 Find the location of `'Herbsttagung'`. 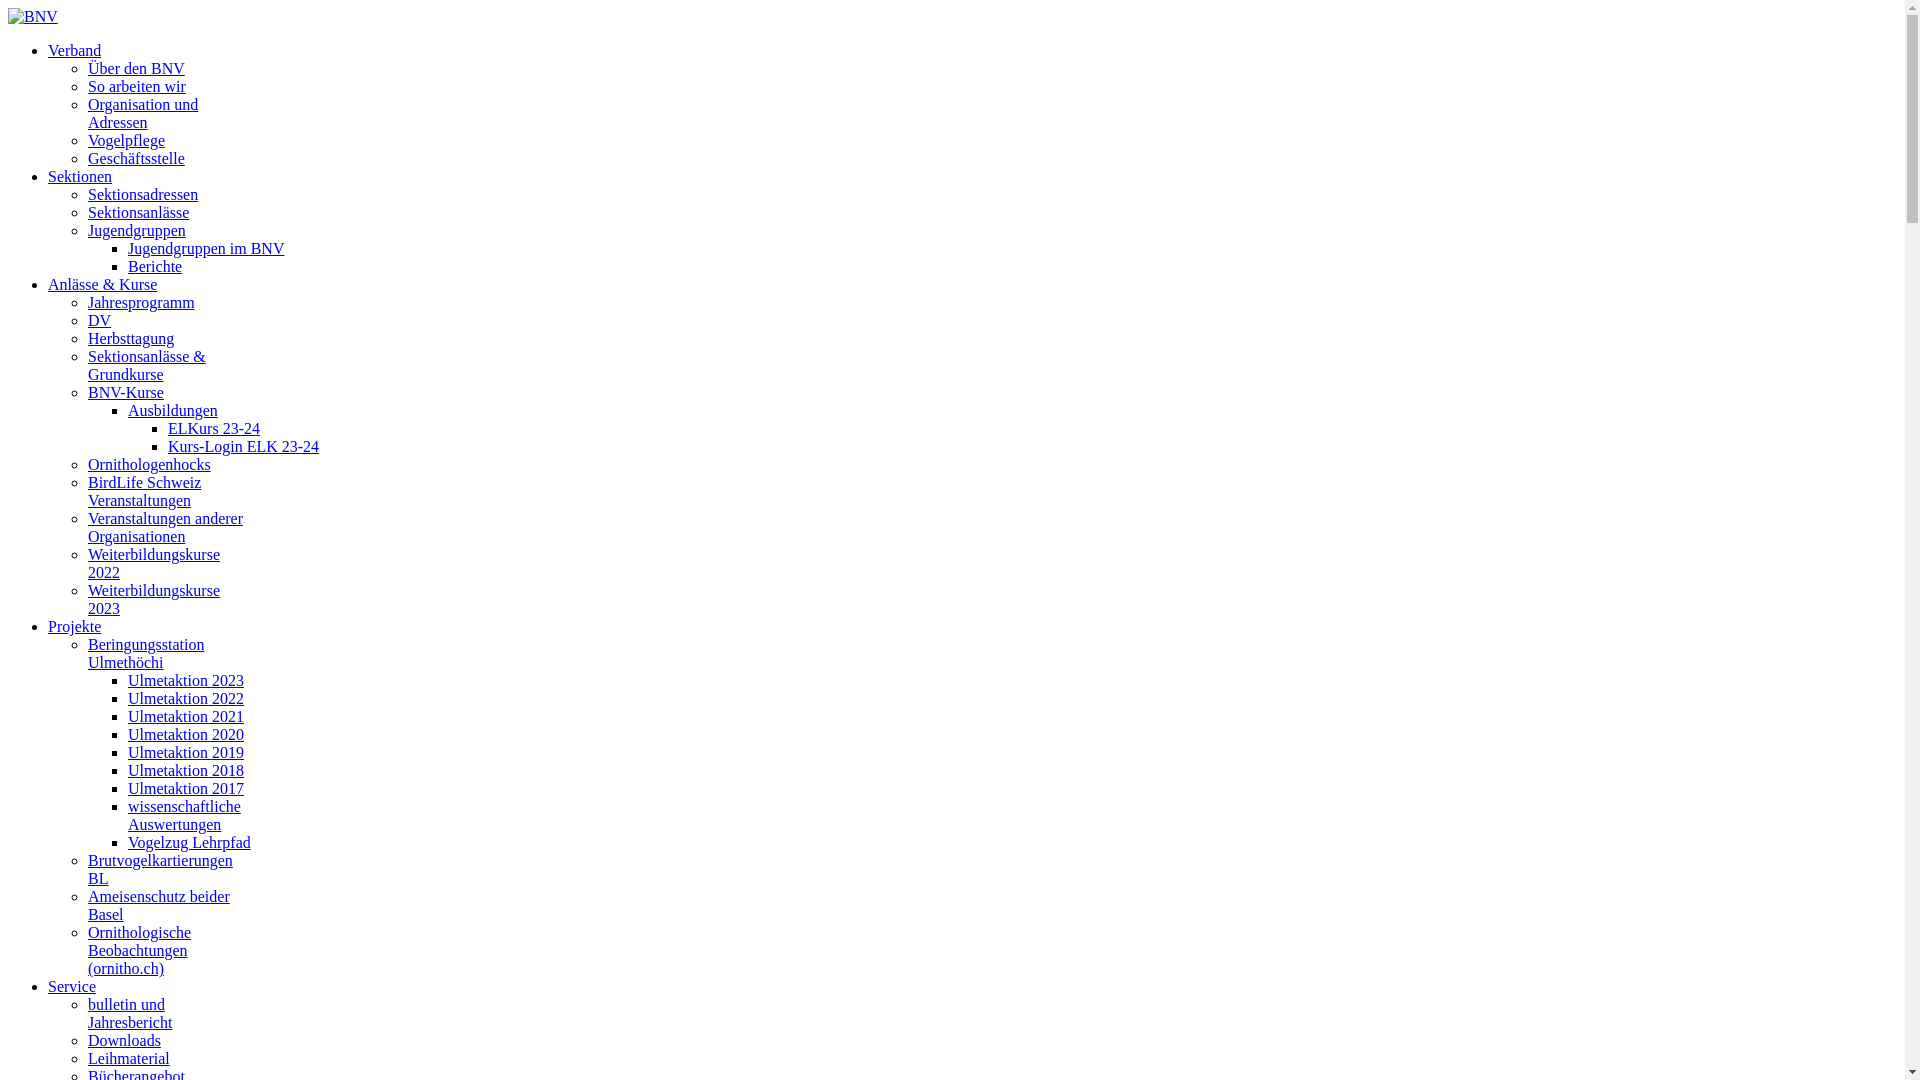

'Herbsttagung' is located at coordinates (86, 337).